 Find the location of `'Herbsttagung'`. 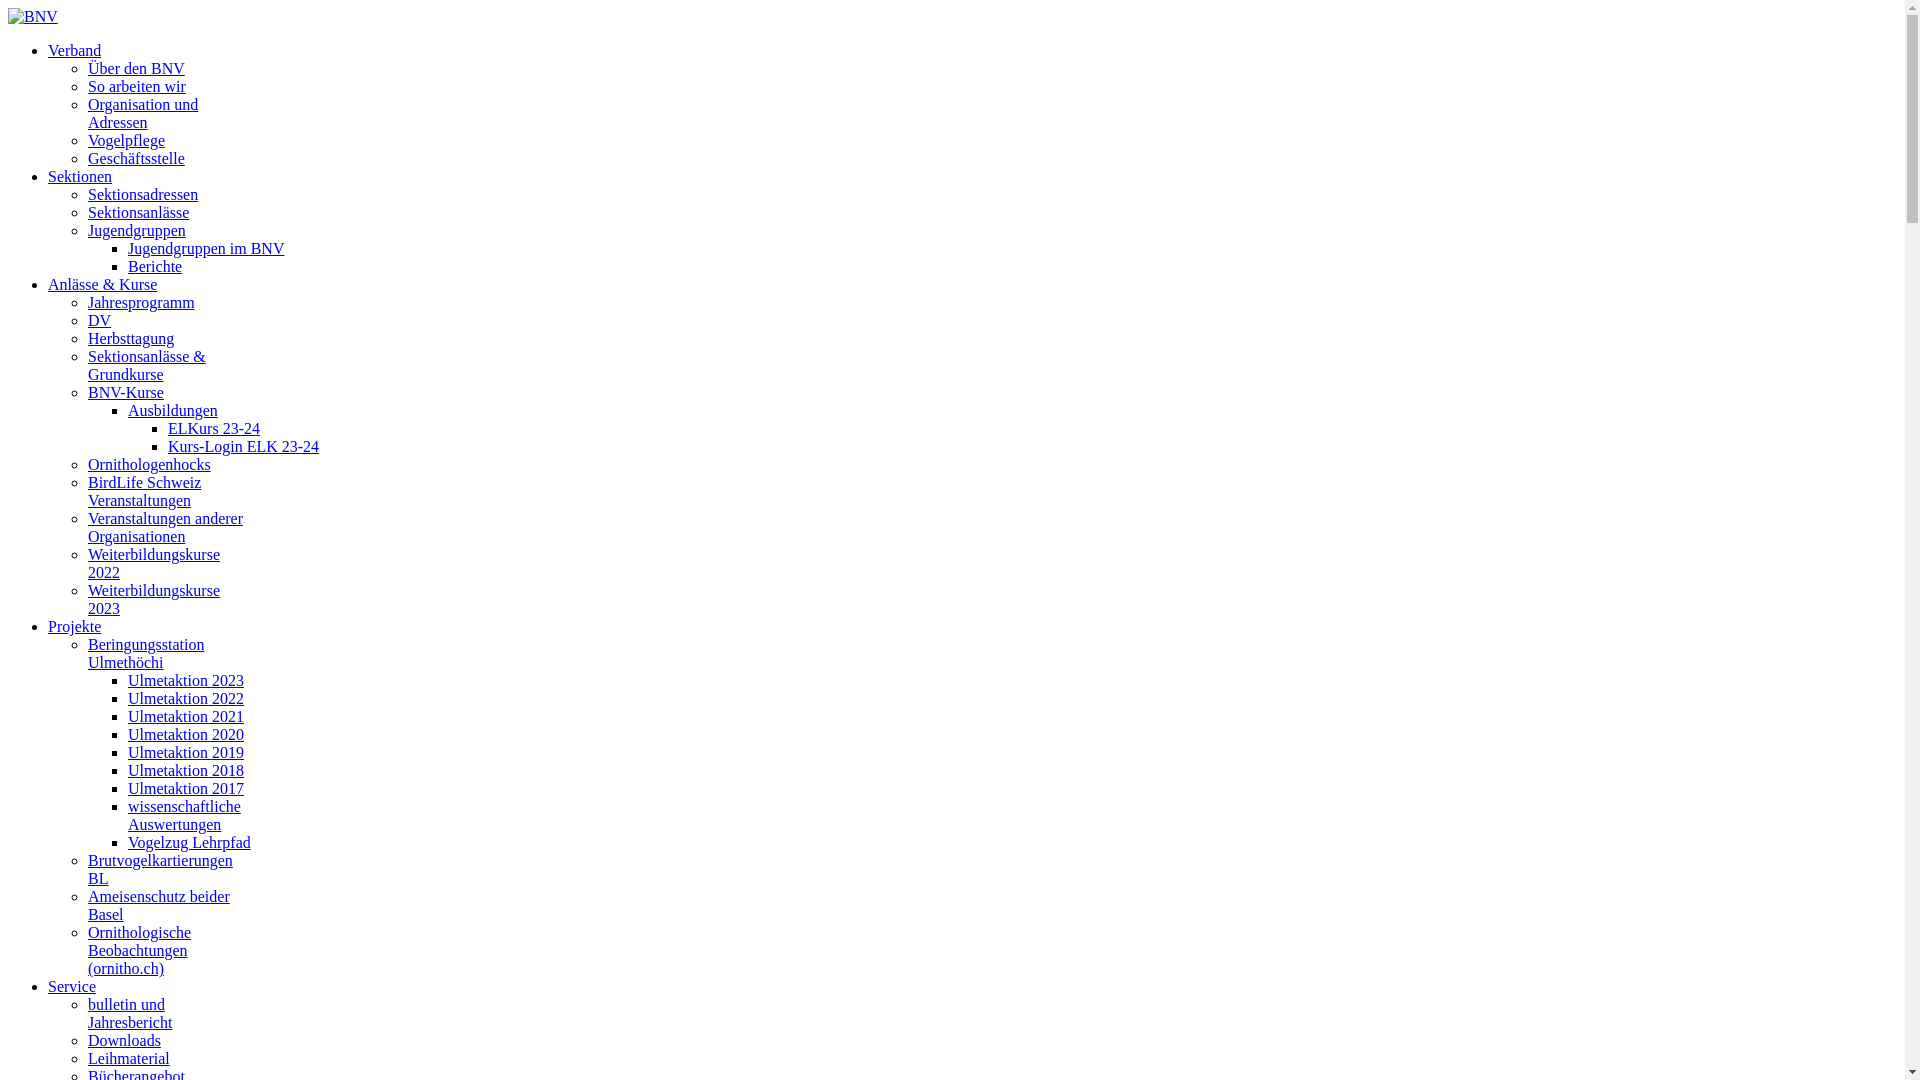

'Herbsttagung' is located at coordinates (86, 337).